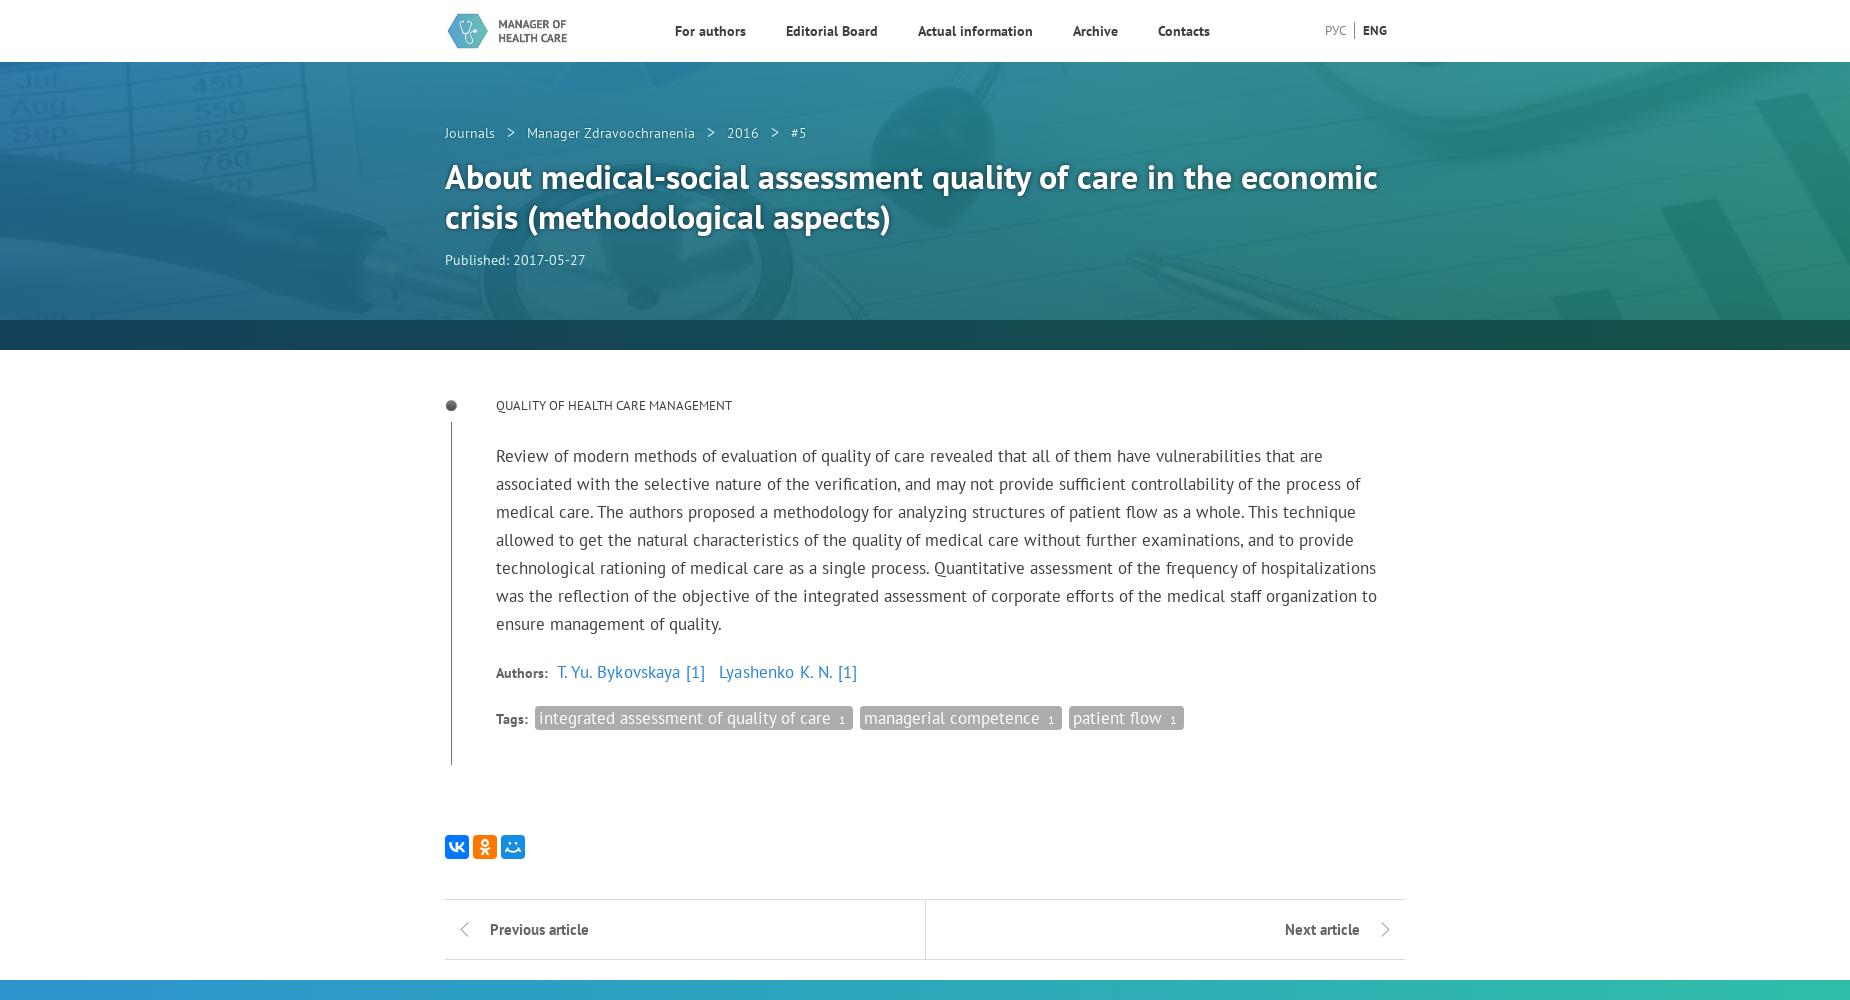 This screenshot has width=1850, height=1000. What do you see at coordinates (470, 133) in the screenshot?
I see `'Journals'` at bounding box center [470, 133].